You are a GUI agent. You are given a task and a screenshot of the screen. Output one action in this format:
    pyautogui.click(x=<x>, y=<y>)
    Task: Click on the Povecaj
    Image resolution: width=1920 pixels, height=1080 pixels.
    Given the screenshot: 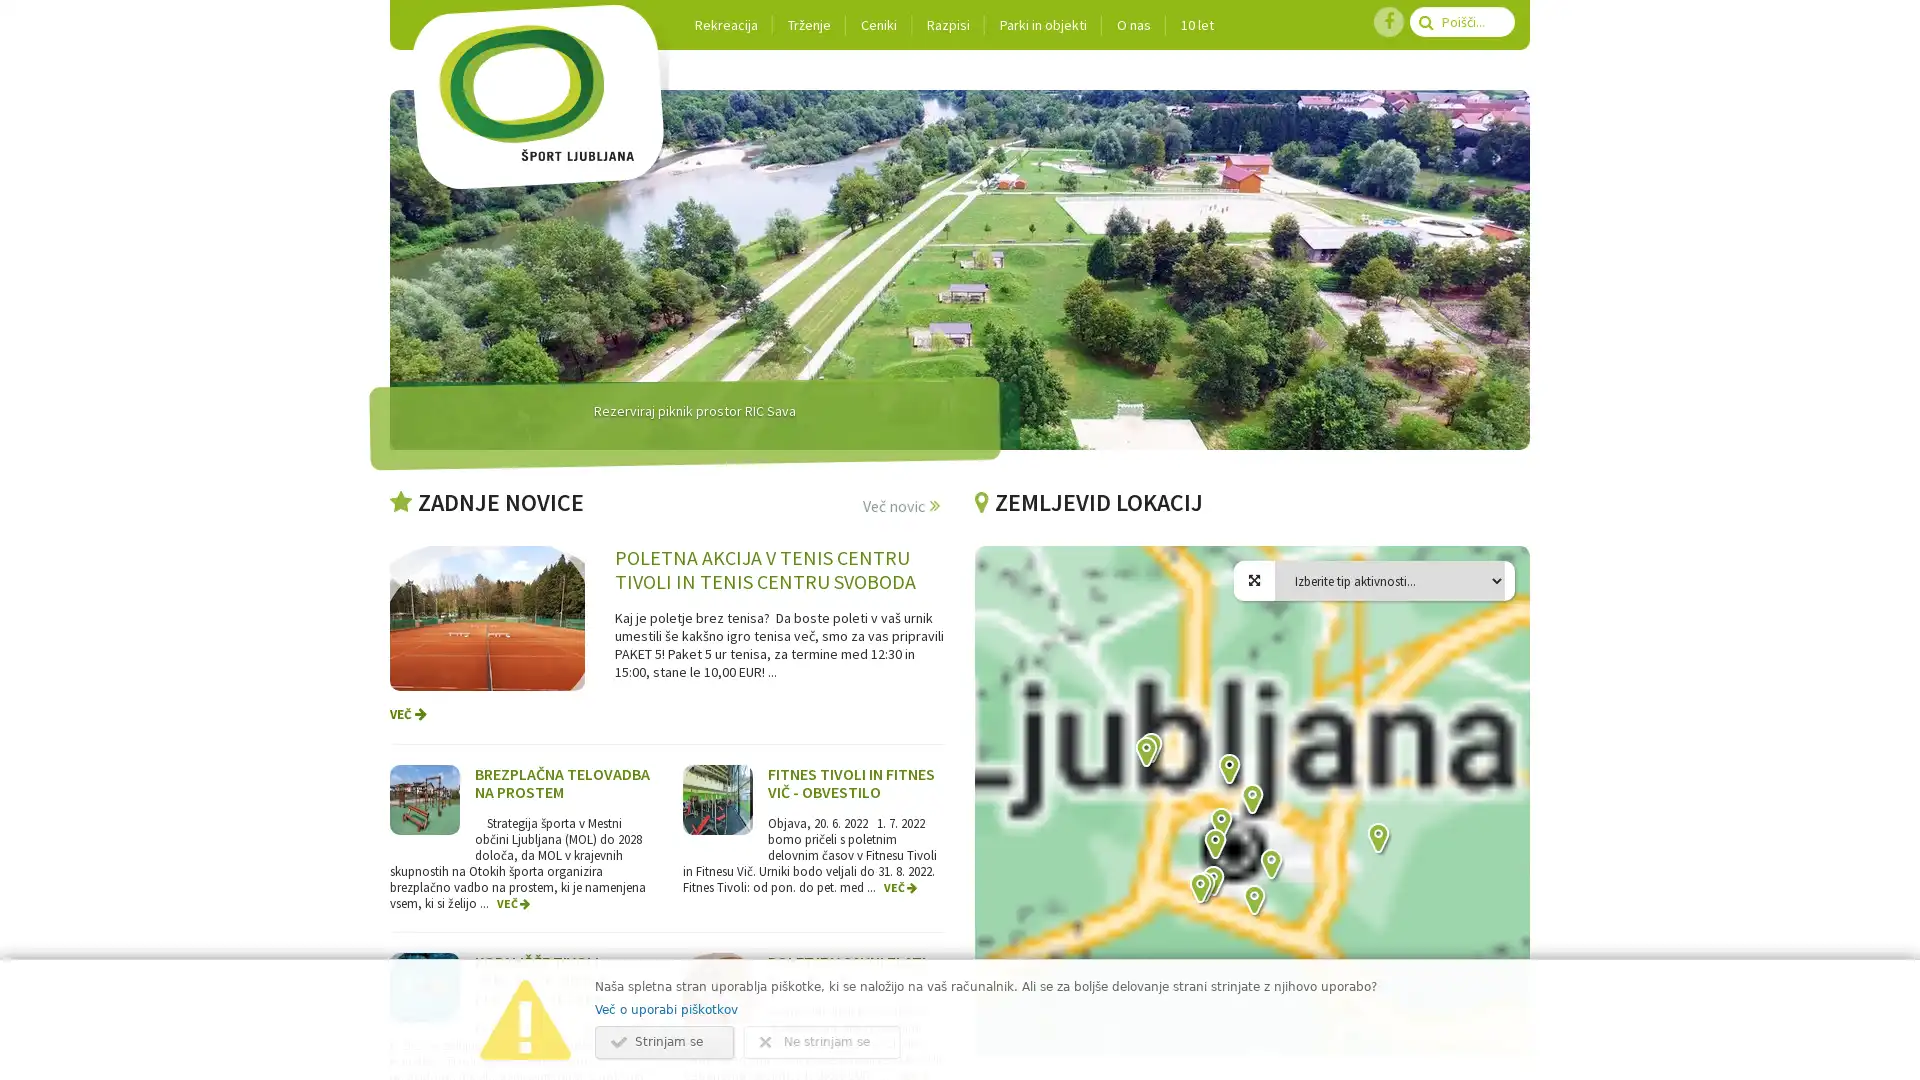 What is the action you would take?
    pyautogui.click(x=1499, y=970)
    